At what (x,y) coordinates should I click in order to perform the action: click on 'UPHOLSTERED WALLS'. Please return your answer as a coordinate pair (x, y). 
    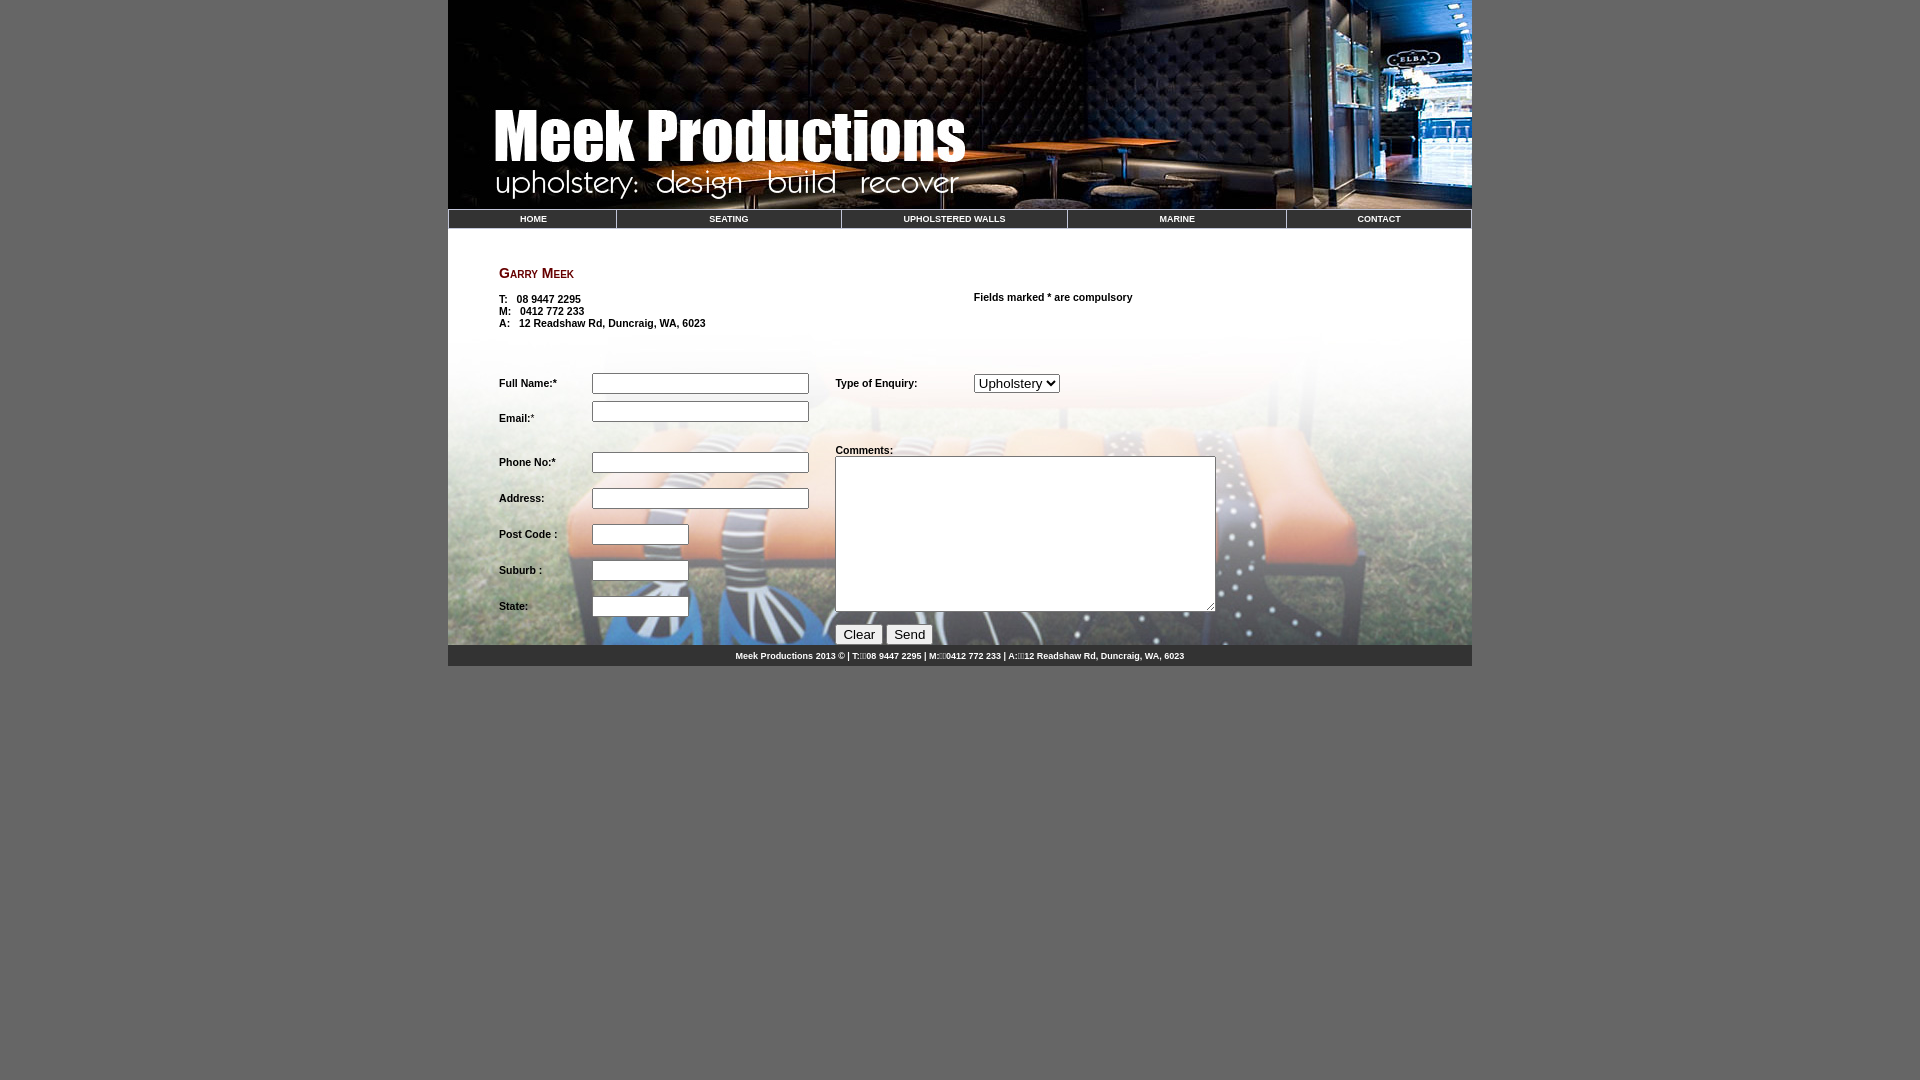
    Looking at the image, I should click on (901, 219).